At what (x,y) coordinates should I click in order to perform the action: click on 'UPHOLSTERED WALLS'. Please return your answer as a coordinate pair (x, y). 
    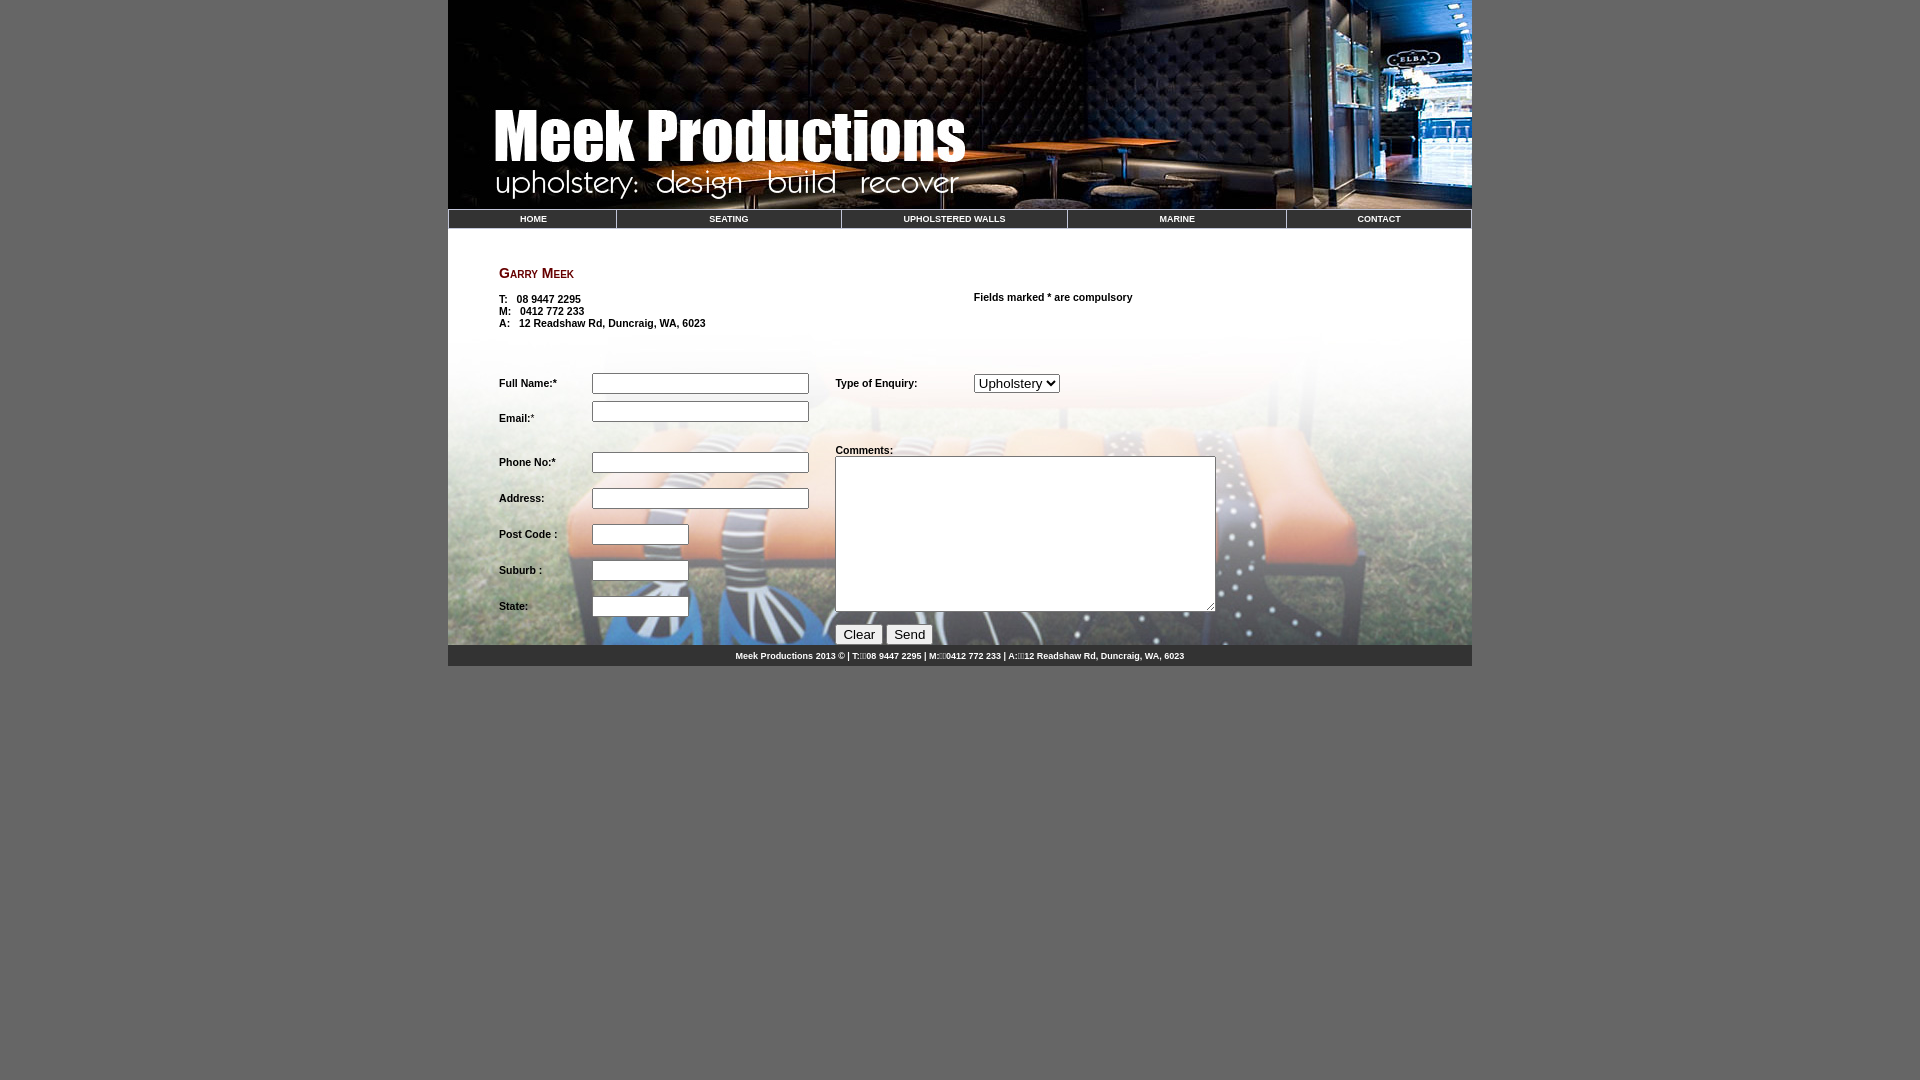
    Looking at the image, I should click on (901, 219).